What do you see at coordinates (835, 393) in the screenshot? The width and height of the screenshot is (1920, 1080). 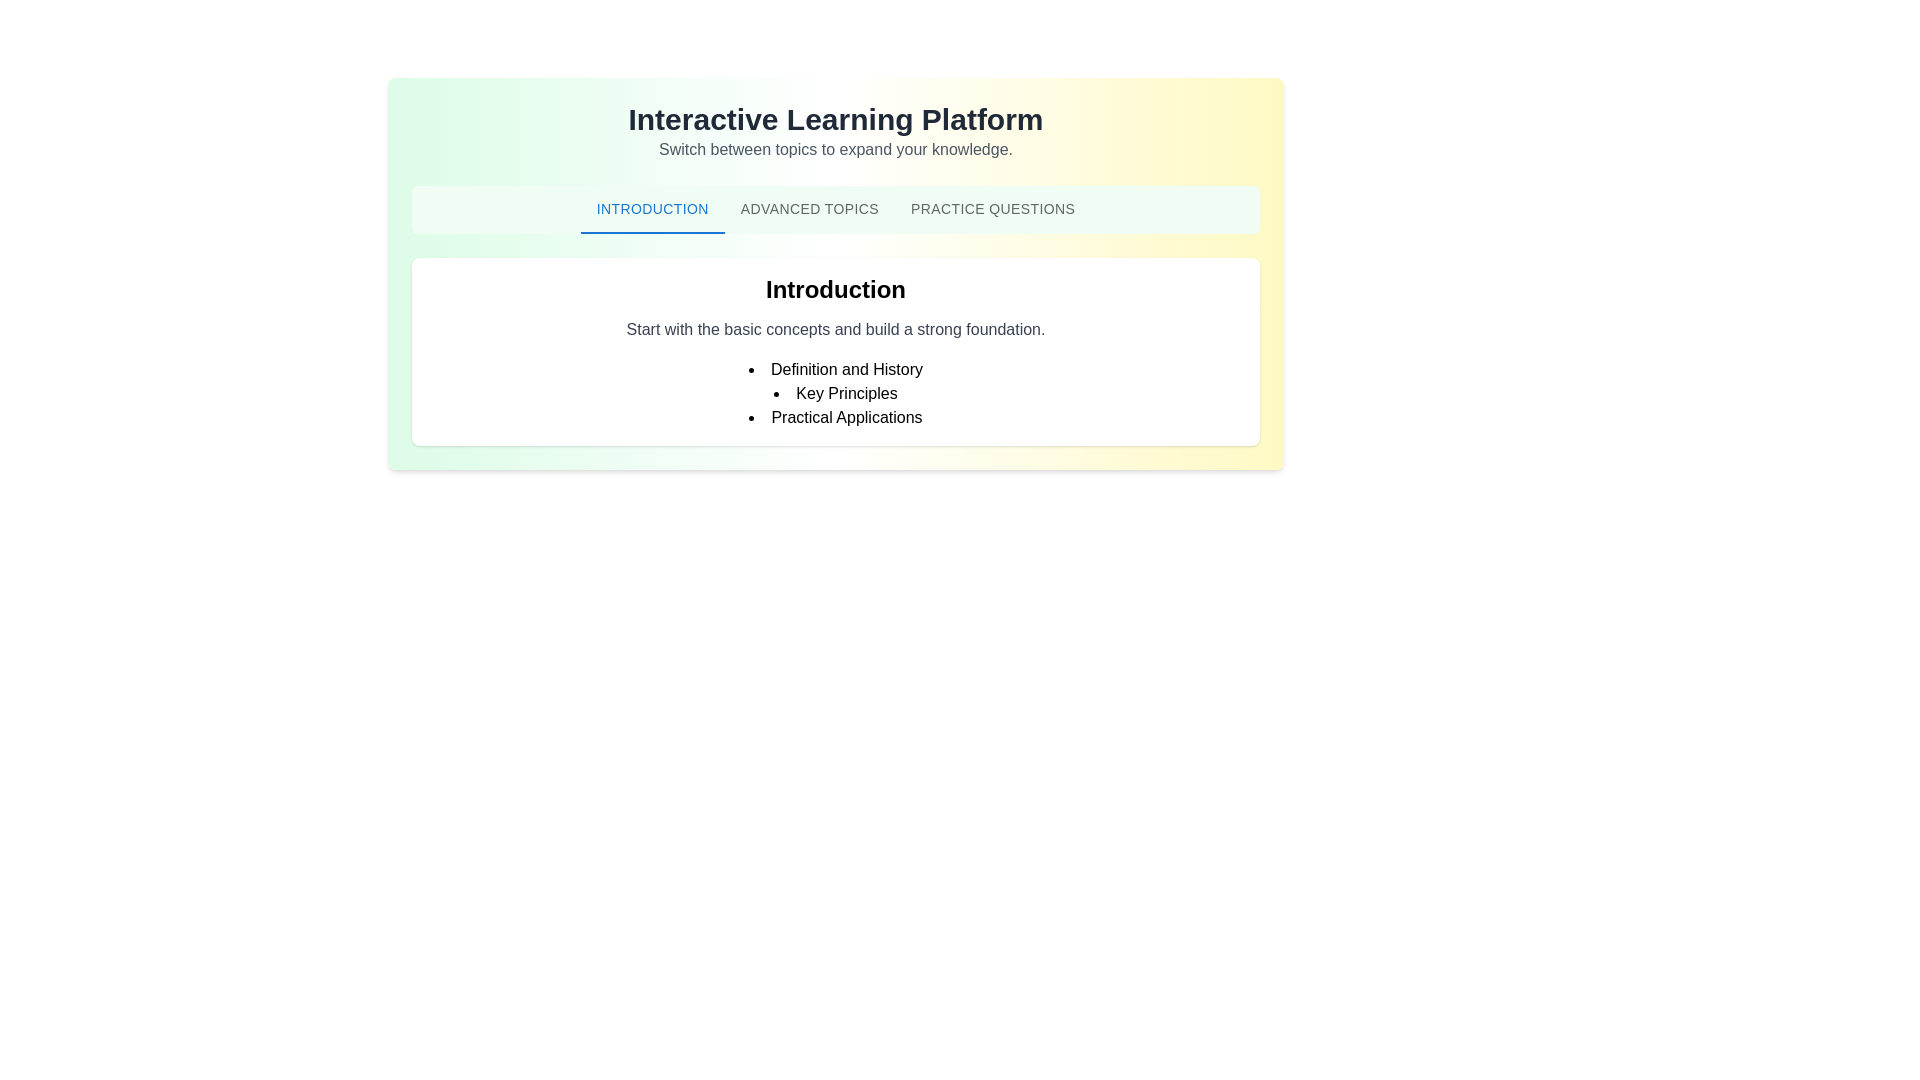 I see `the second list item labeled 'Key Principles' in the Introduction section, located below the first bullet point 'Definition and History'` at bounding box center [835, 393].